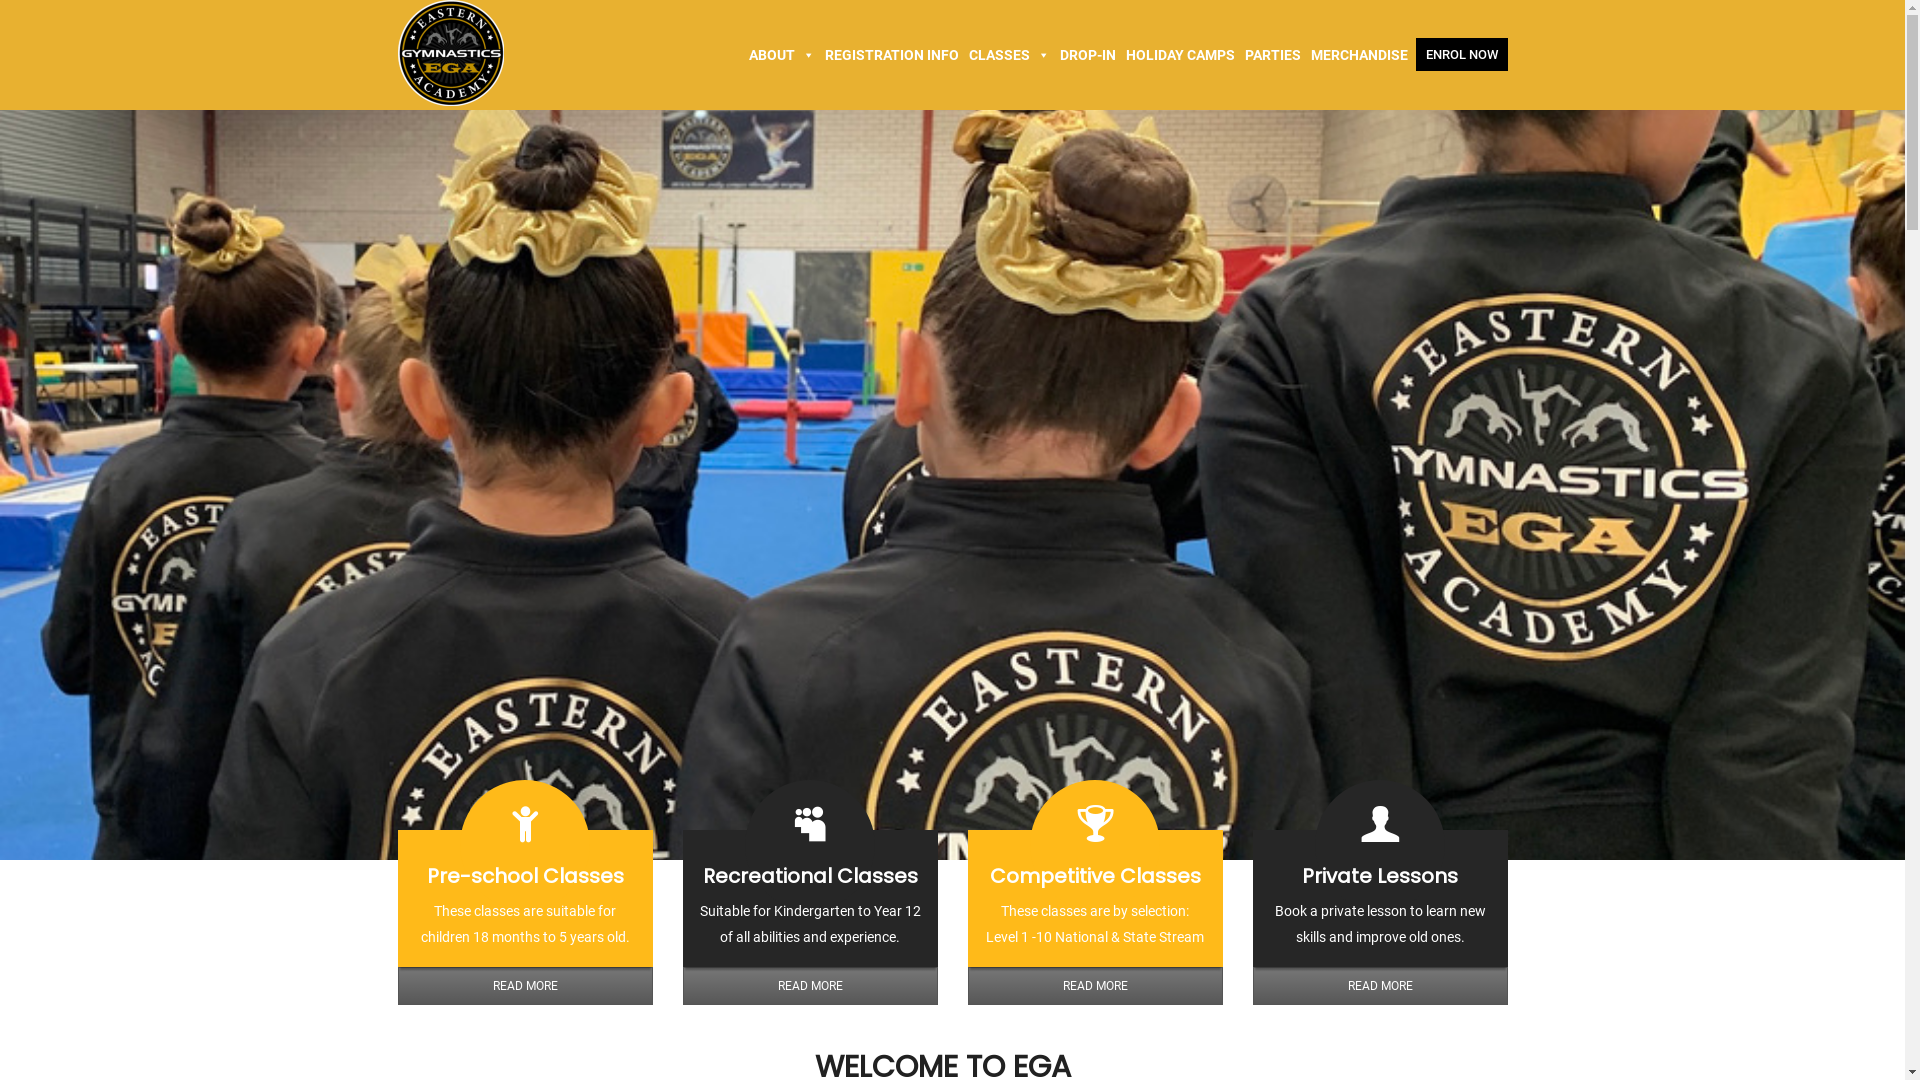 This screenshot has width=1920, height=1080. Describe the element at coordinates (809, 874) in the screenshot. I see `'Recreational Classes'` at that location.